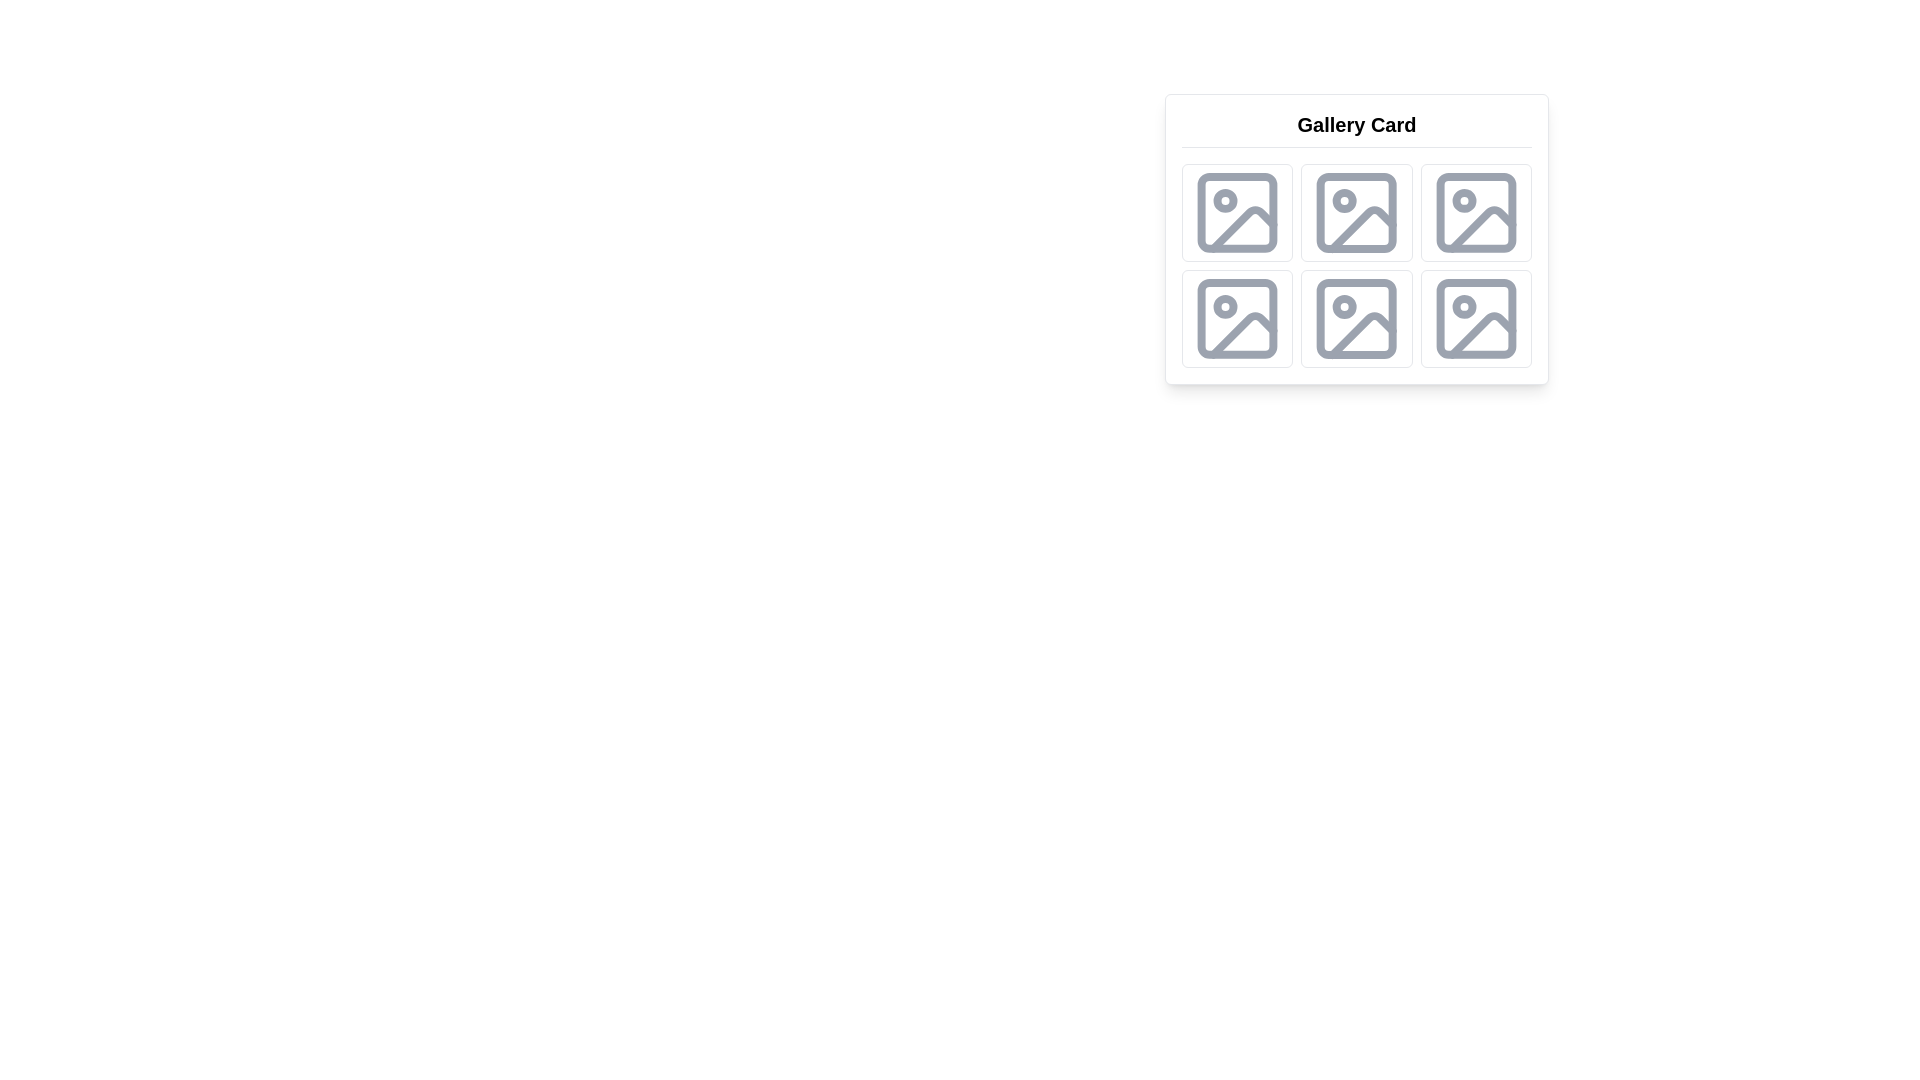  What do you see at coordinates (1464, 200) in the screenshot?
I see `the graphical design of the decorative circle element located in the top-right region of the grid layout, specifically inside the third image of the first row` at bounding box center [1464, 200].